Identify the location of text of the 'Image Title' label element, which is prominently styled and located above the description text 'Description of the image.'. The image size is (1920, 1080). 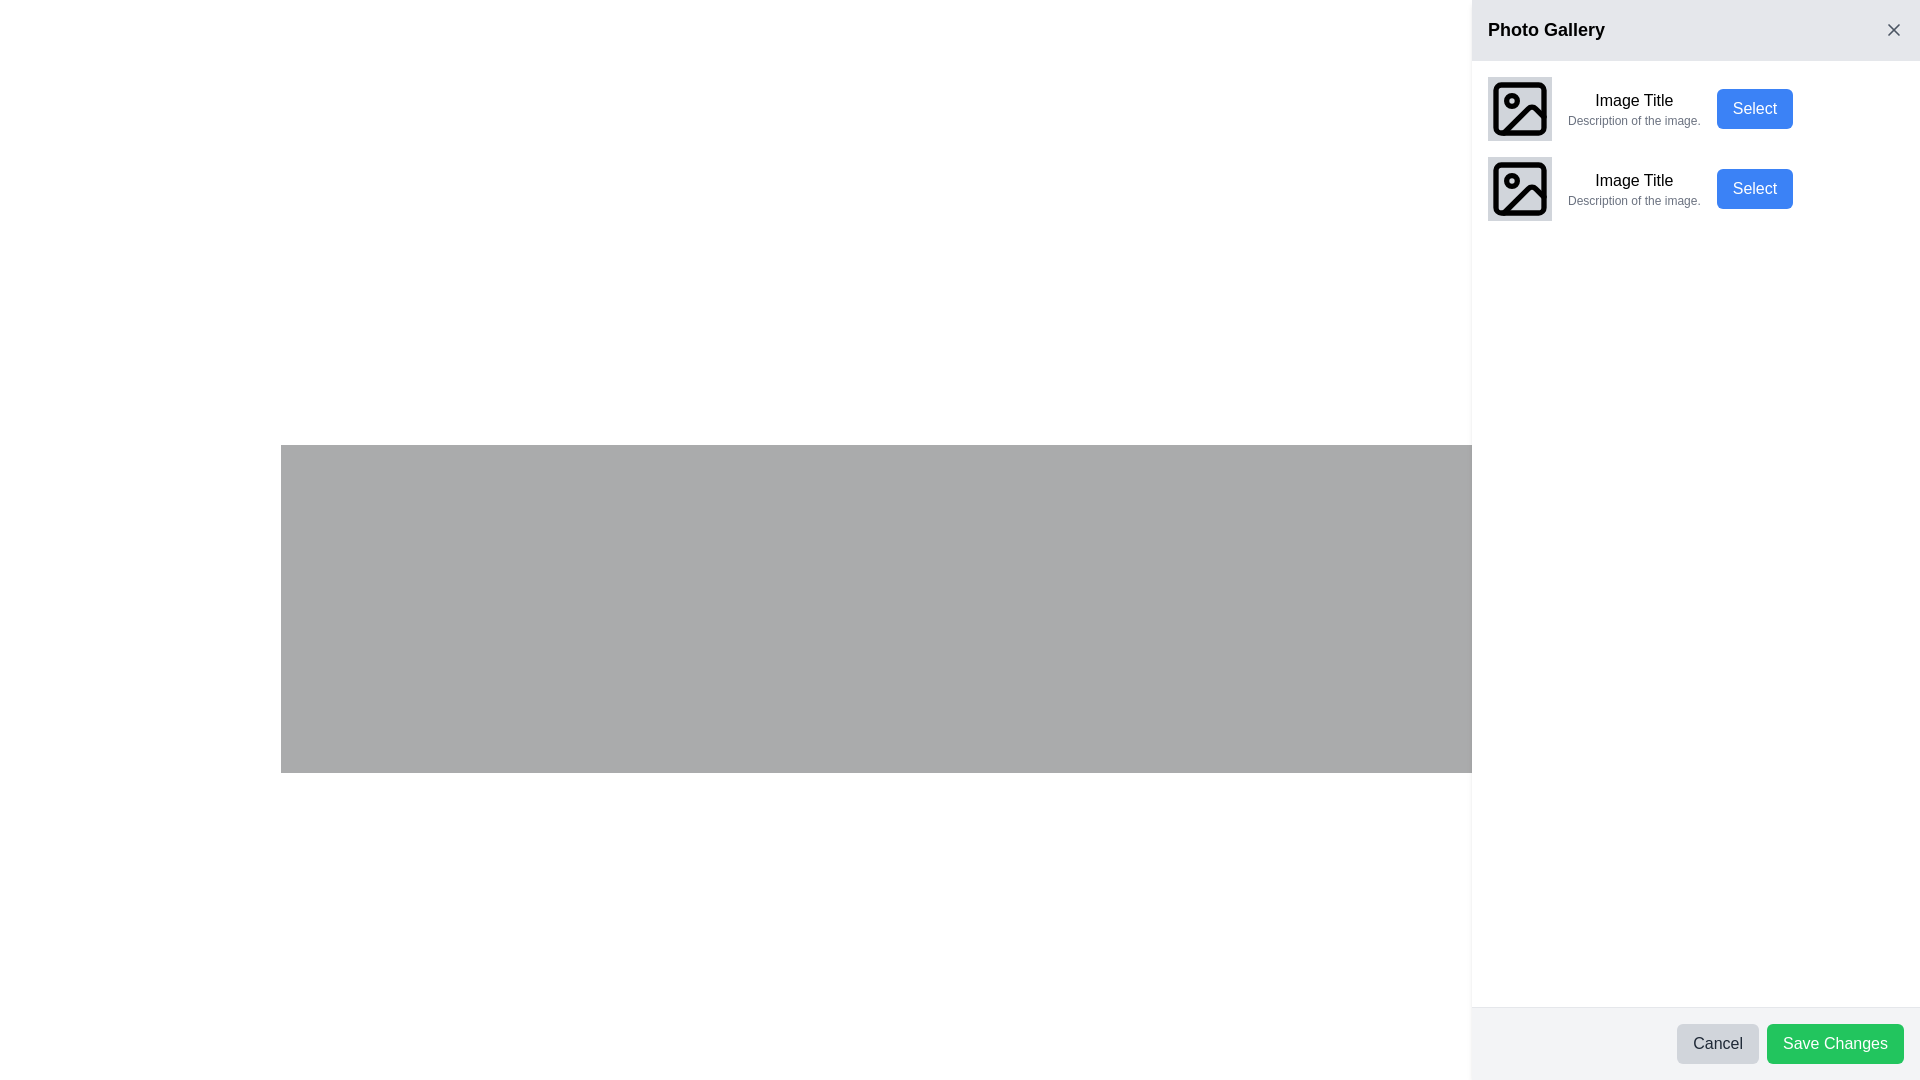
(1634, 100).